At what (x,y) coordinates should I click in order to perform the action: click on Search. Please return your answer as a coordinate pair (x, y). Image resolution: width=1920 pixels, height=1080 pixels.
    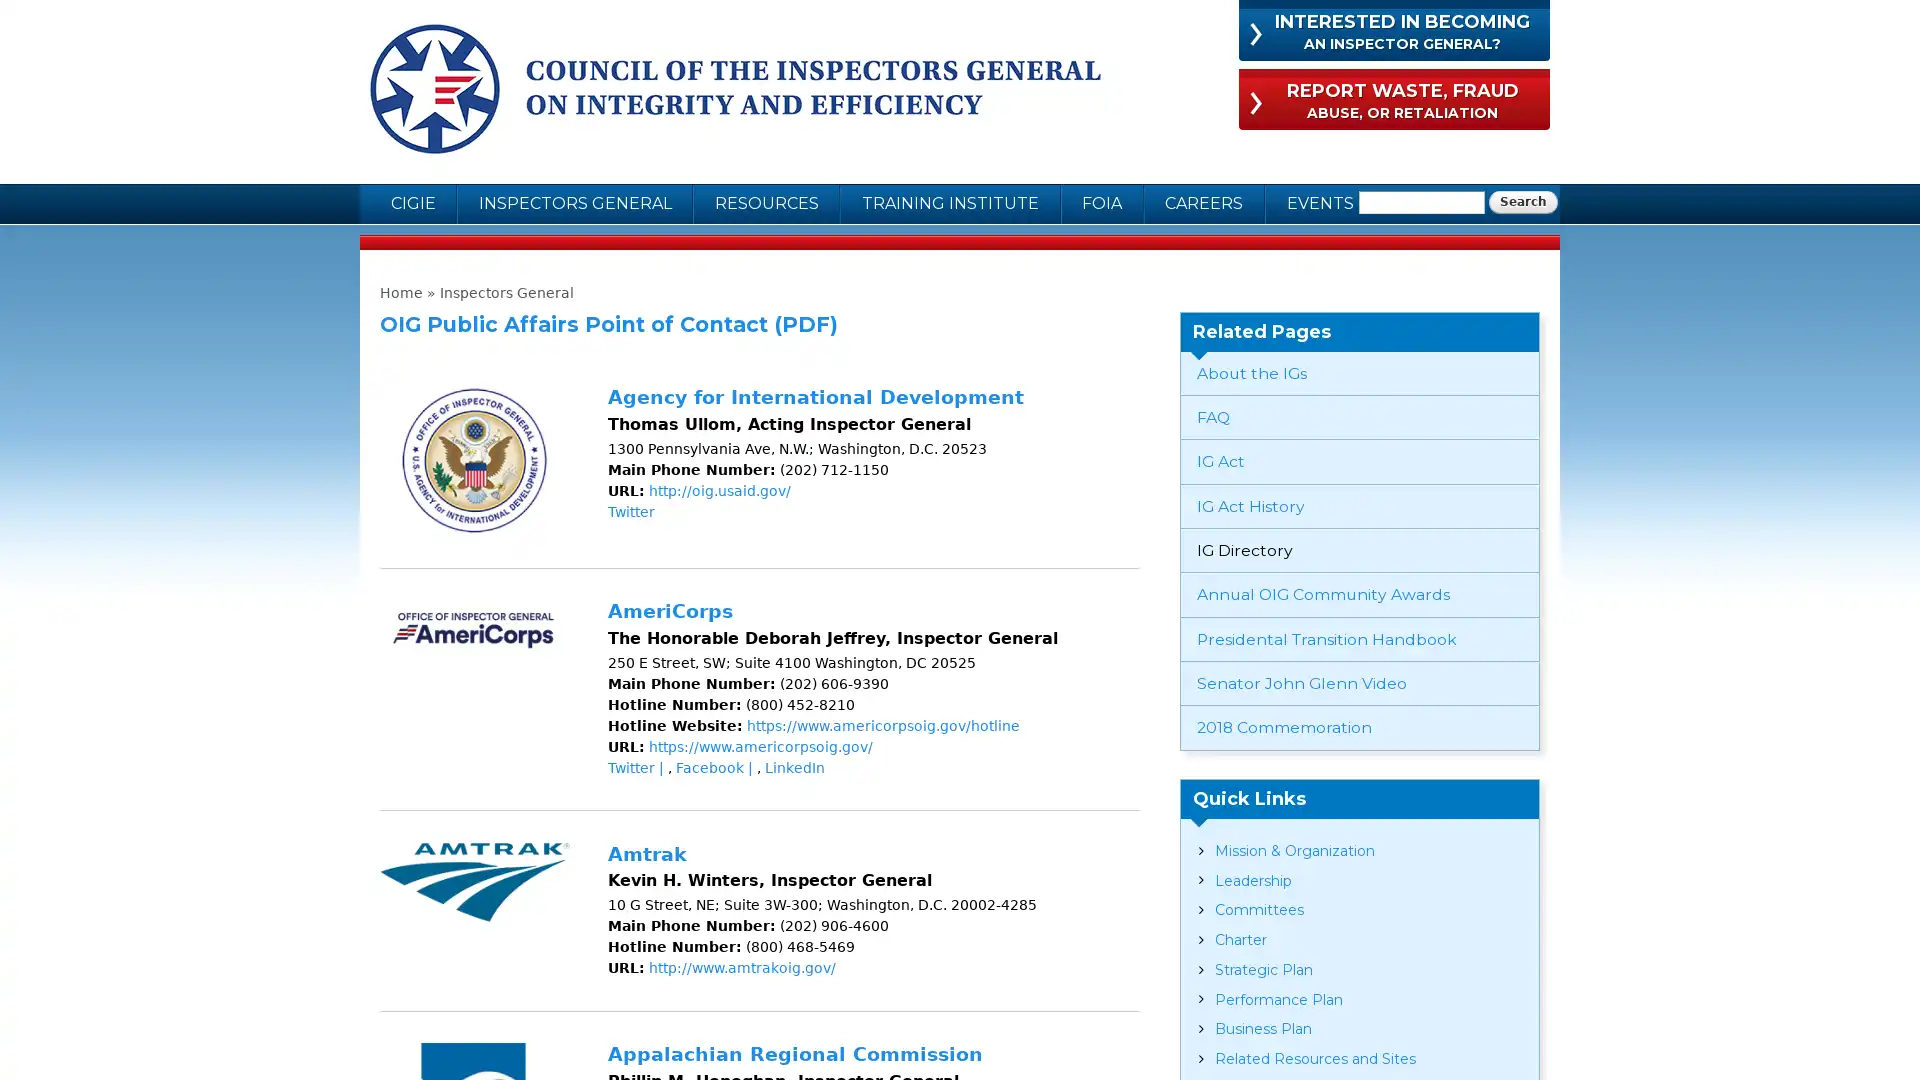
    Looking at the image, I should click on (1522, 202).